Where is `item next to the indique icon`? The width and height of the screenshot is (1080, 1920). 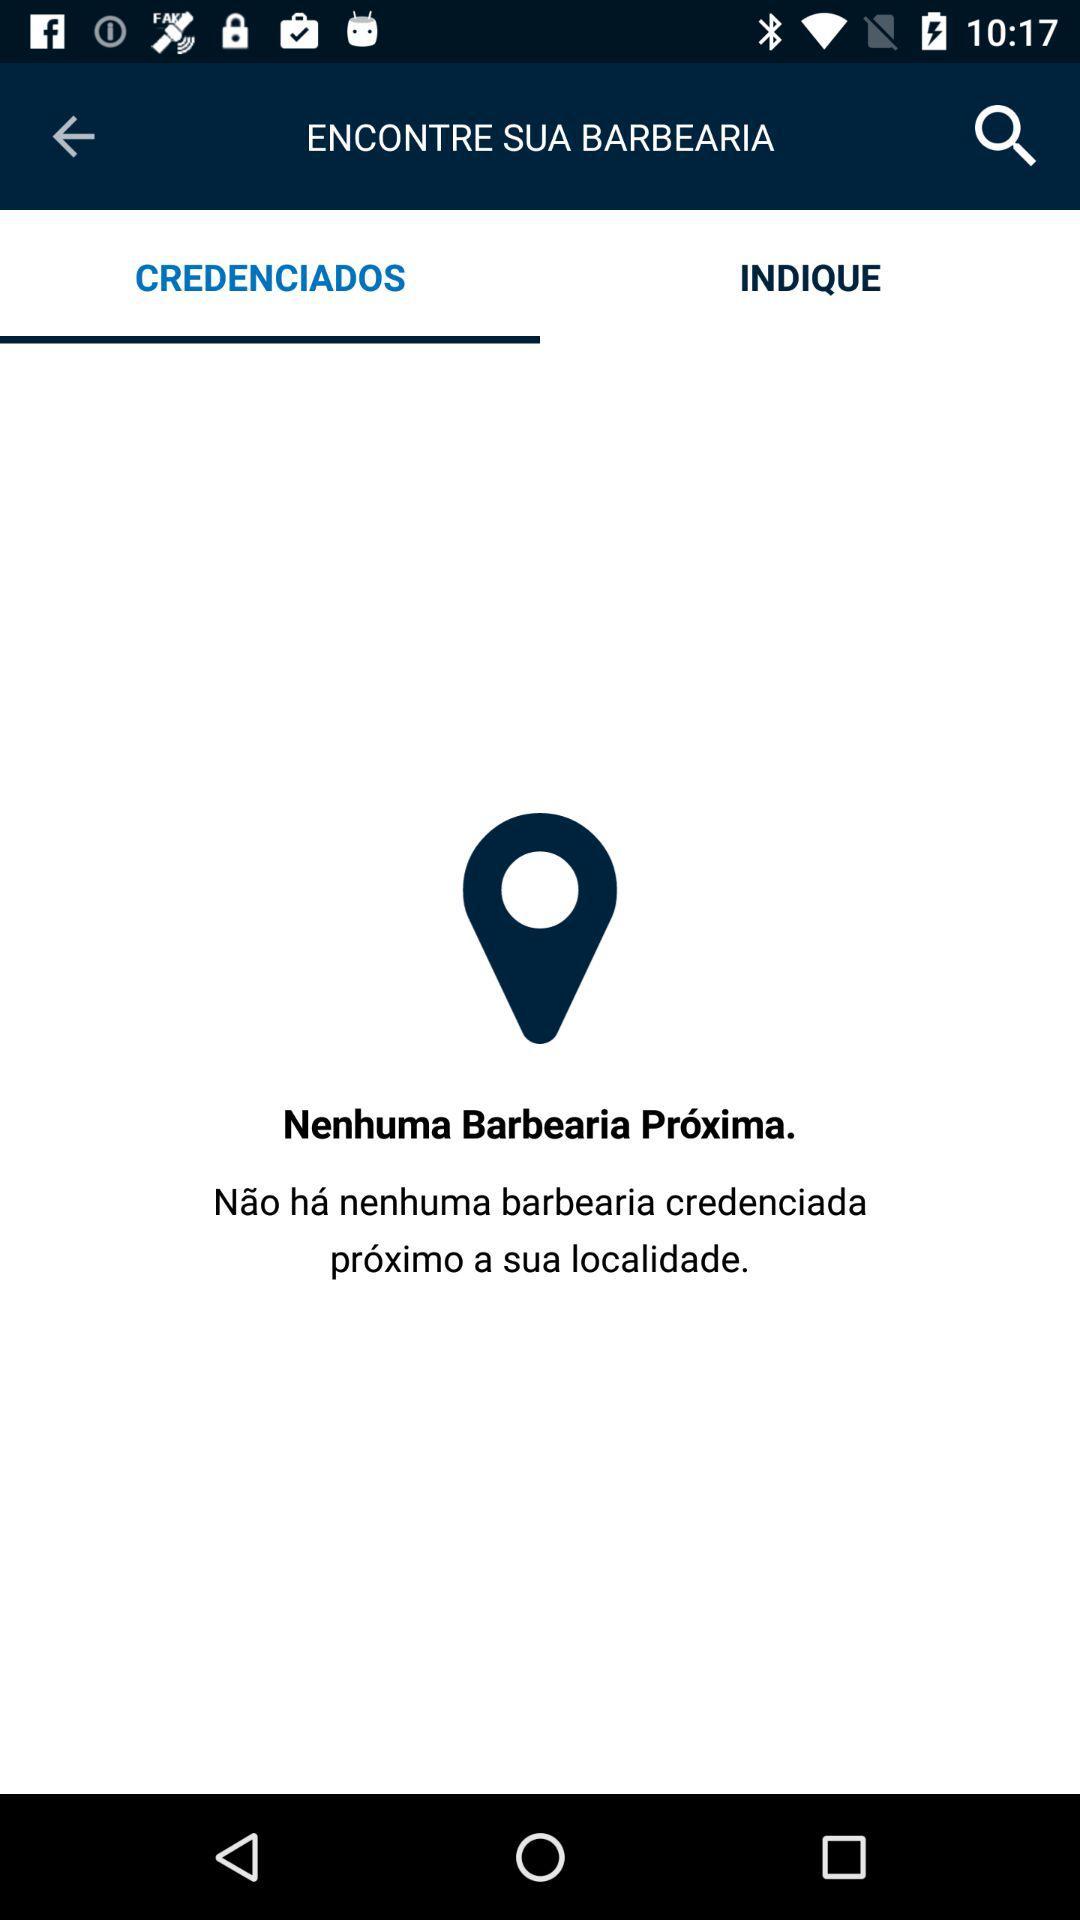
item next to the indique icon is located at coordinates (270, 275).